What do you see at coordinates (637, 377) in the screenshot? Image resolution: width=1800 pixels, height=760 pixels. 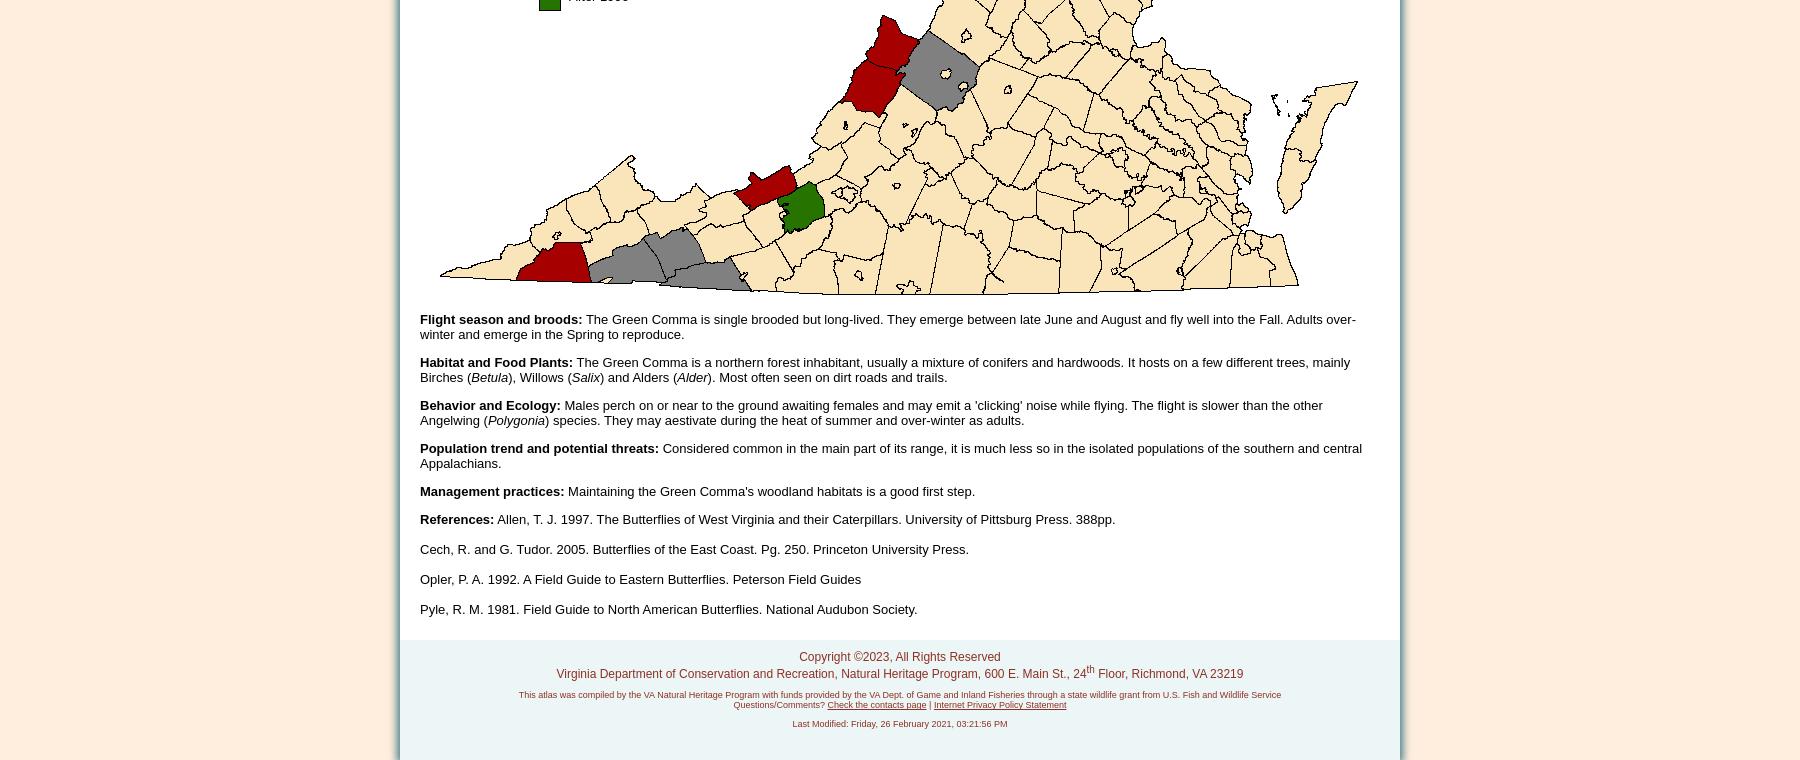 I see `') and Alders ('` at bounding box center [637, 377].